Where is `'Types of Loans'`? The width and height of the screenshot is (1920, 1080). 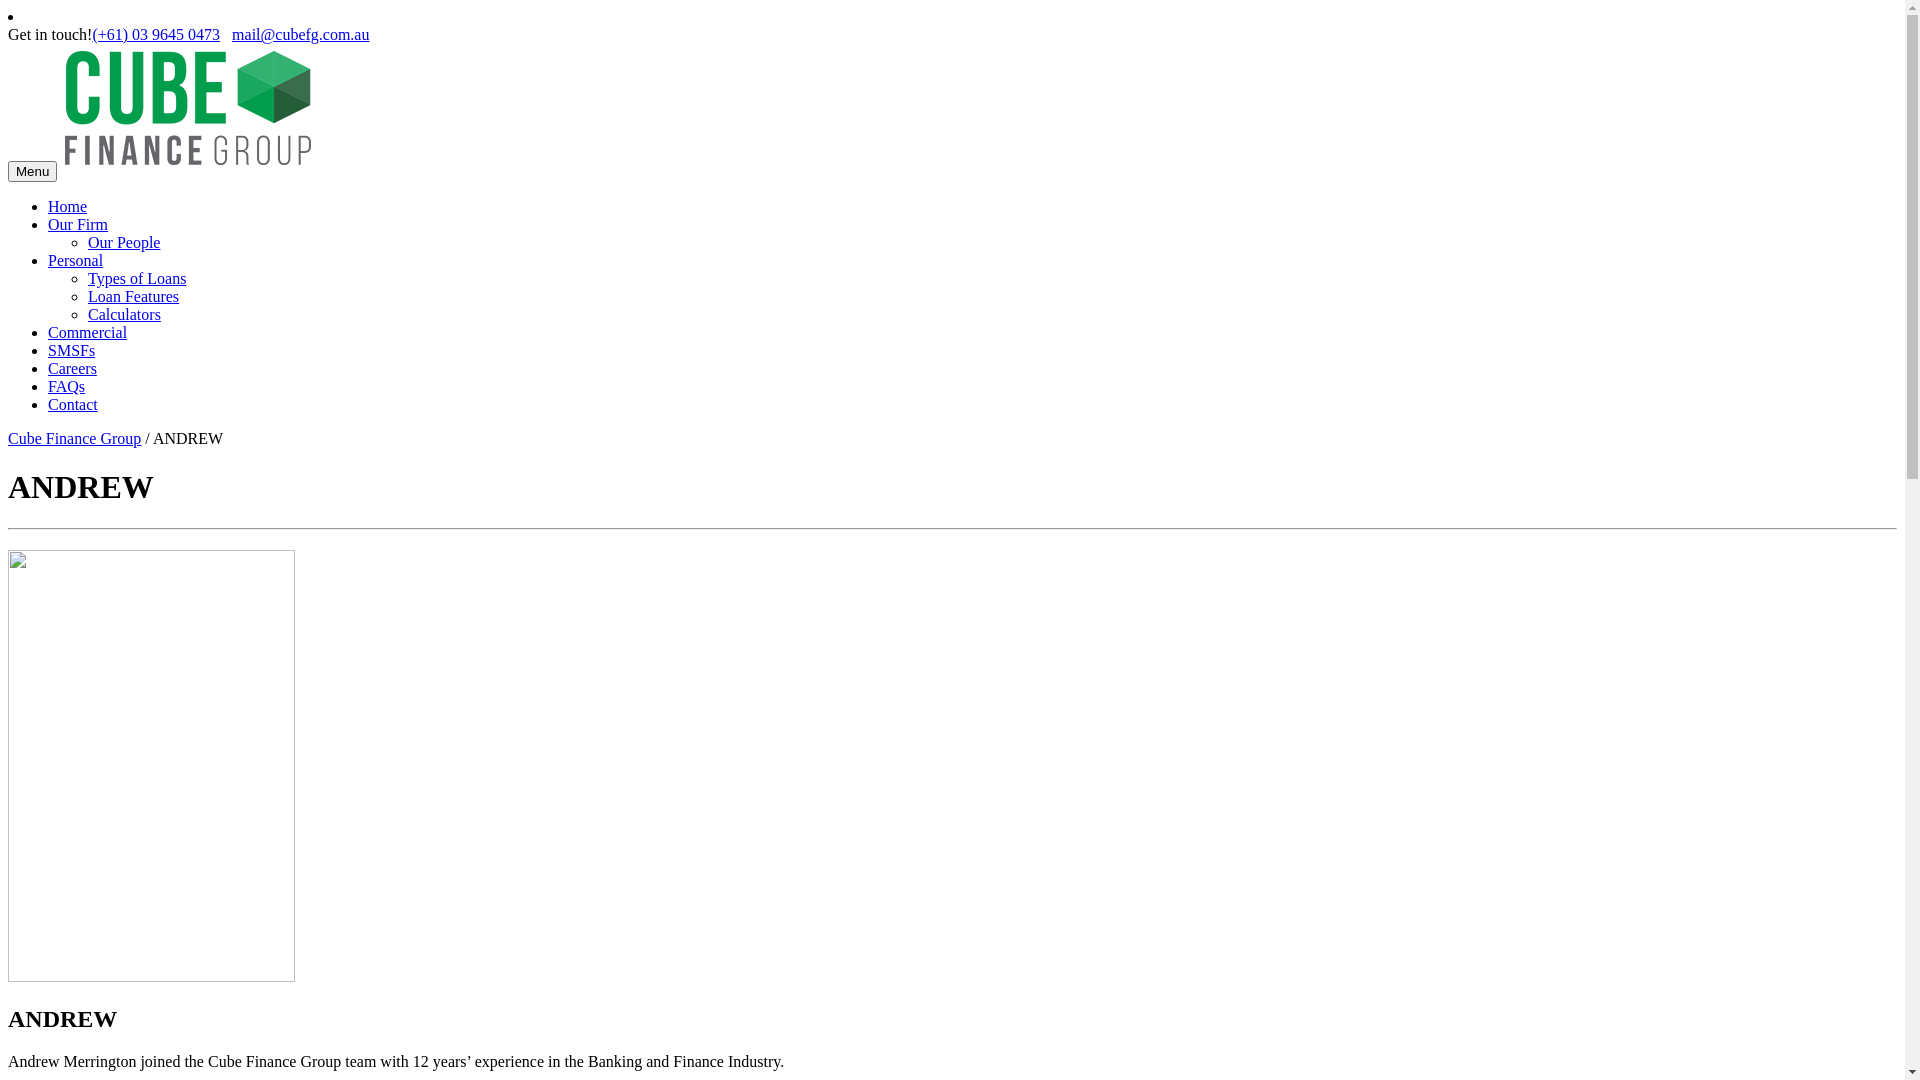
'Types of Loans' is located at coordinates (136, 278).